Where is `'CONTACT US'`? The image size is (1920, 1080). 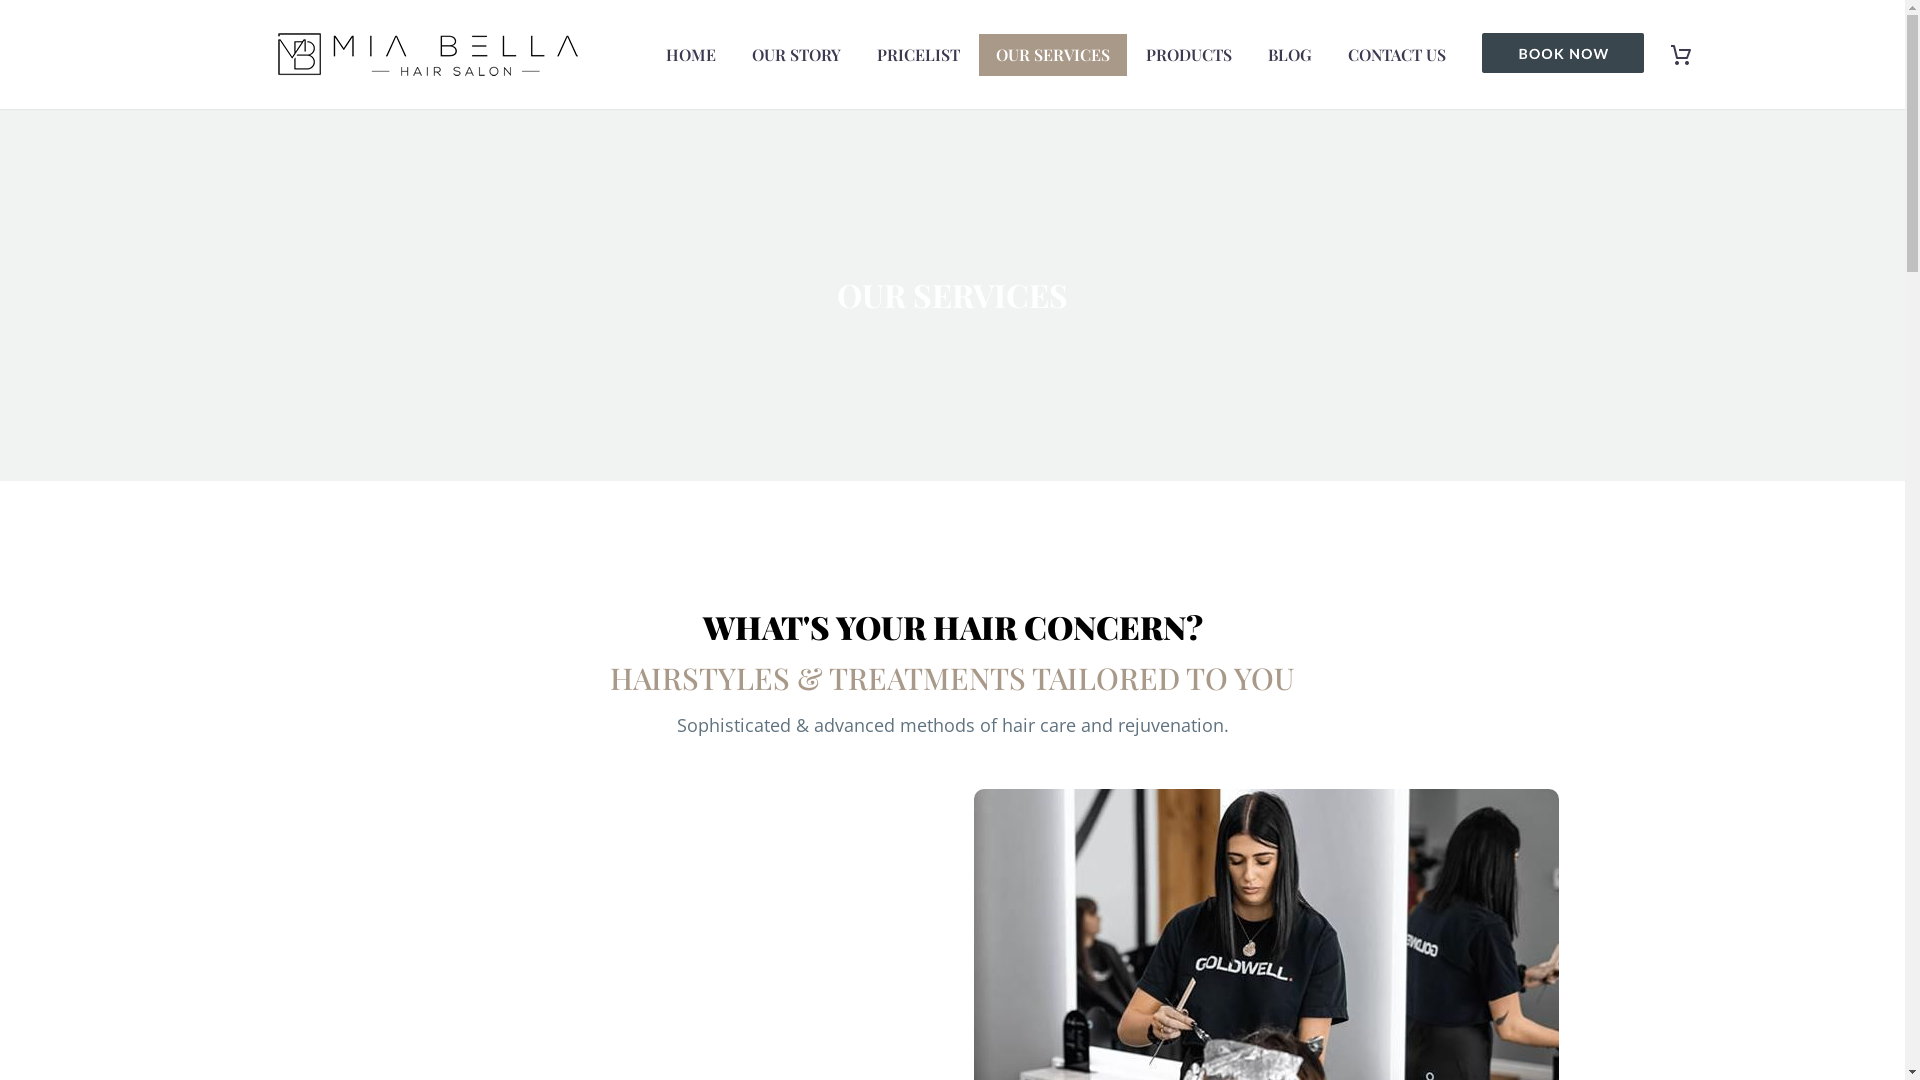
'CONTACT US' is located at coordinates (1395, 53).